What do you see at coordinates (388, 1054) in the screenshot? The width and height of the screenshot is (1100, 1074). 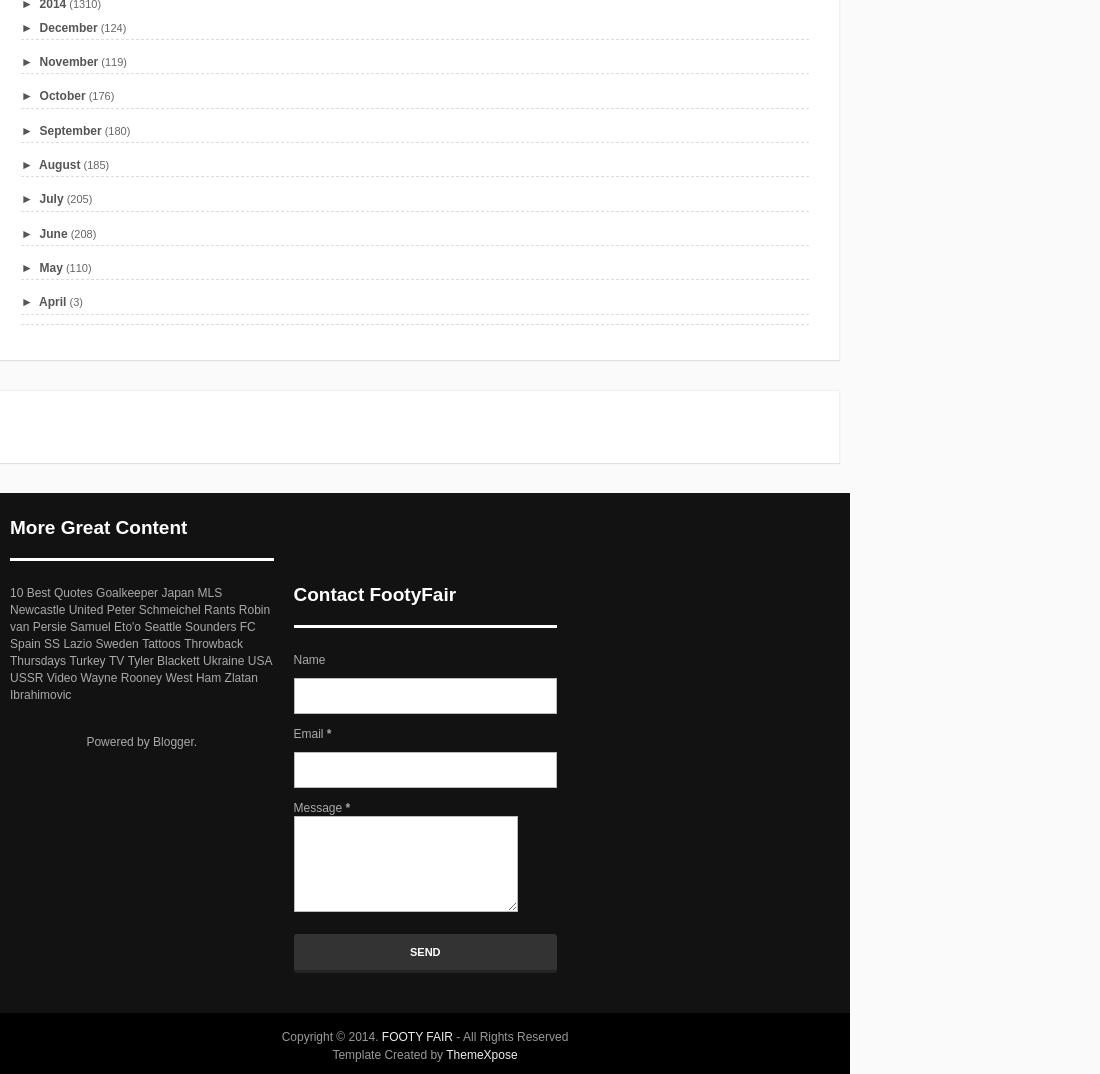 I see `'Template Created by'` at bounding box center [388, 1054].